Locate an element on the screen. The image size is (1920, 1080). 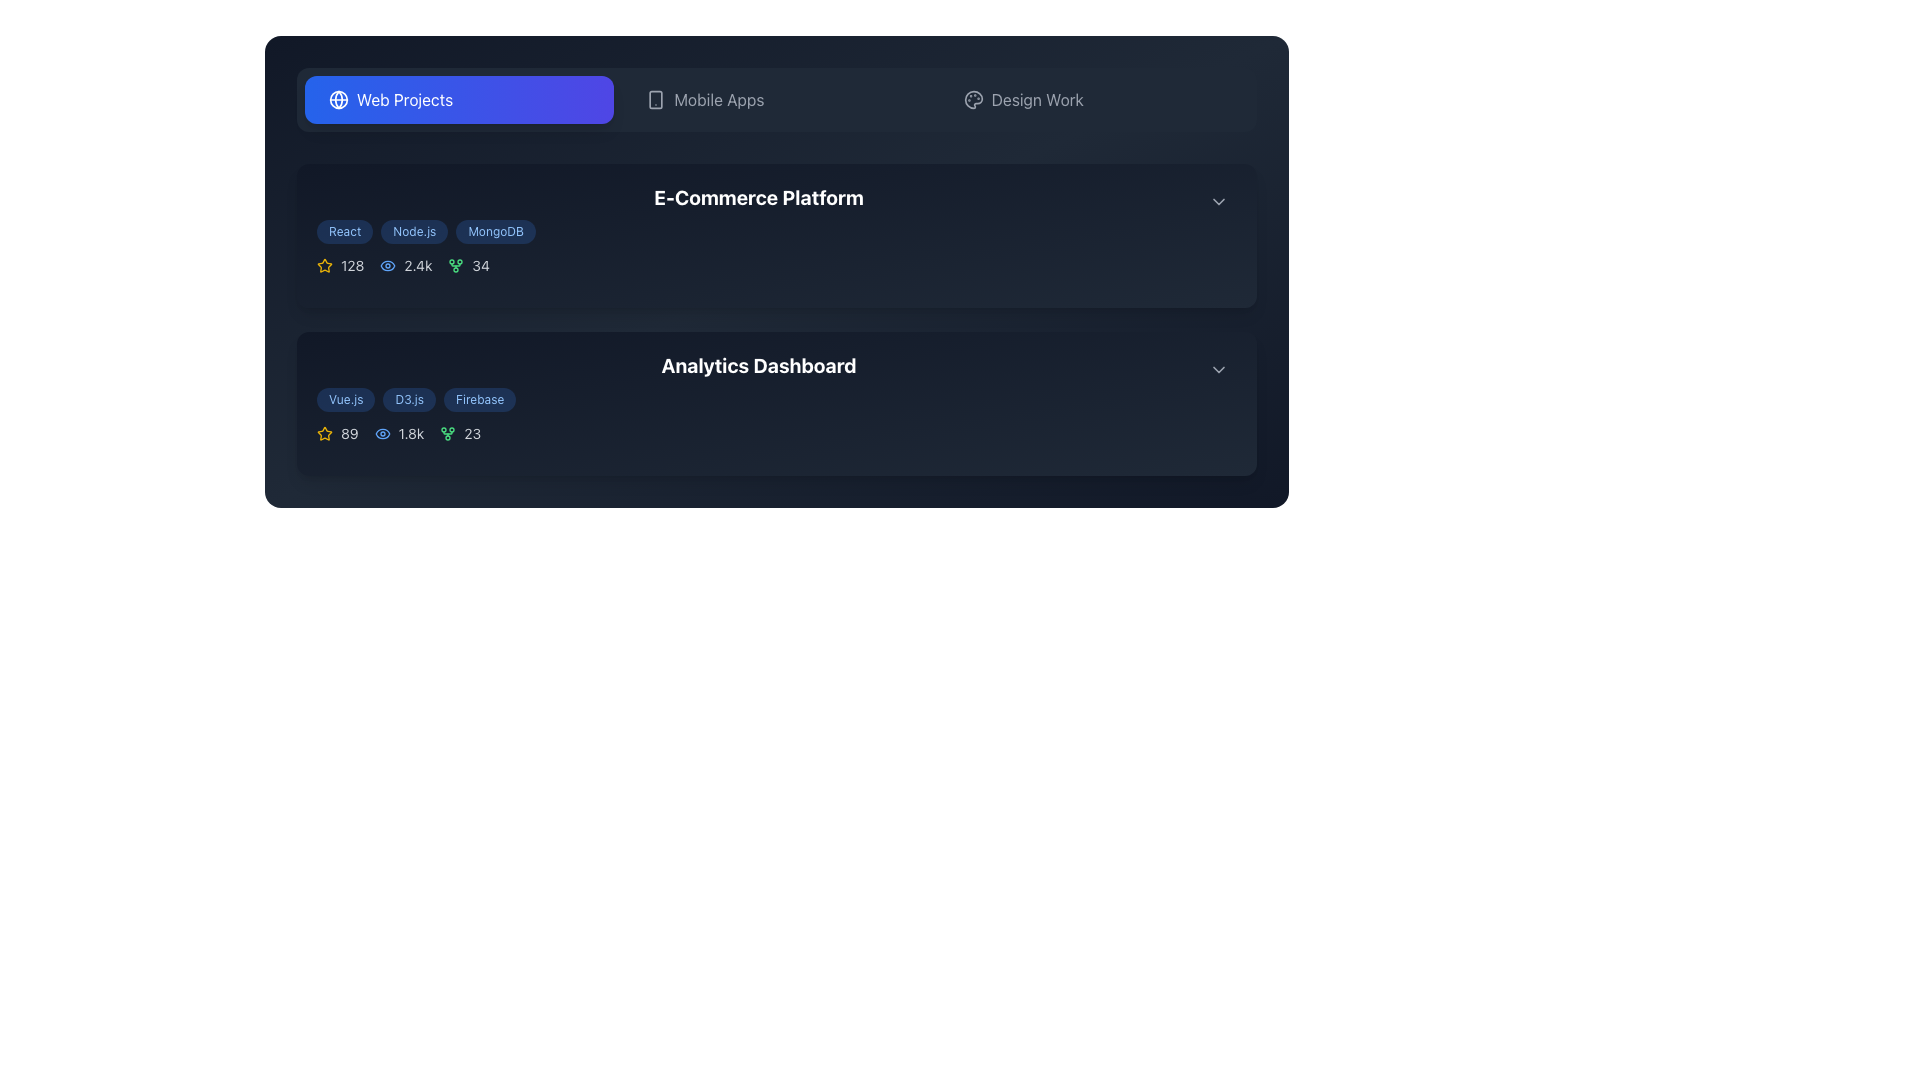
the downward-pointing chevron icon with a light gray stroke color, located within a circular button on the right side of the 'E-Commerce Platform' section header is located at coordinates (1218, 201).